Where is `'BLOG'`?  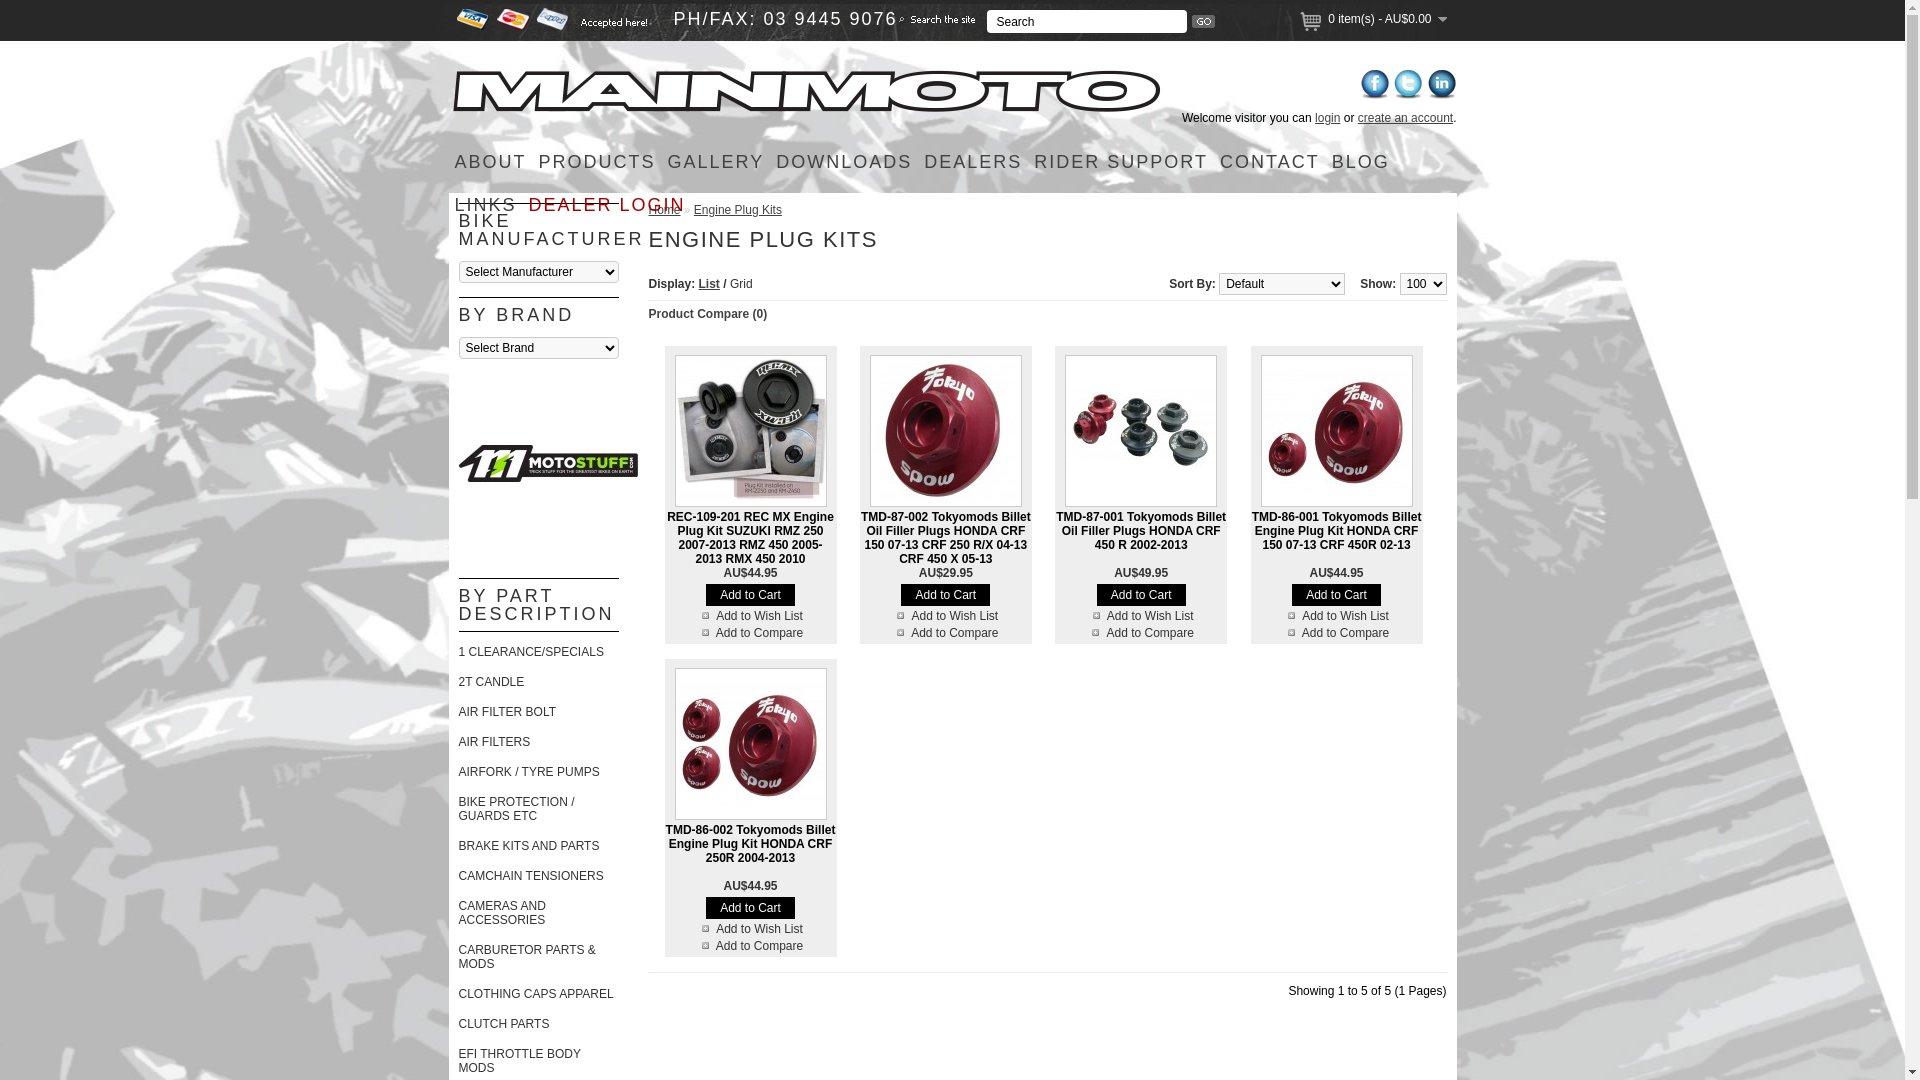
'BLOG' is located at coordinates (1360, 161).